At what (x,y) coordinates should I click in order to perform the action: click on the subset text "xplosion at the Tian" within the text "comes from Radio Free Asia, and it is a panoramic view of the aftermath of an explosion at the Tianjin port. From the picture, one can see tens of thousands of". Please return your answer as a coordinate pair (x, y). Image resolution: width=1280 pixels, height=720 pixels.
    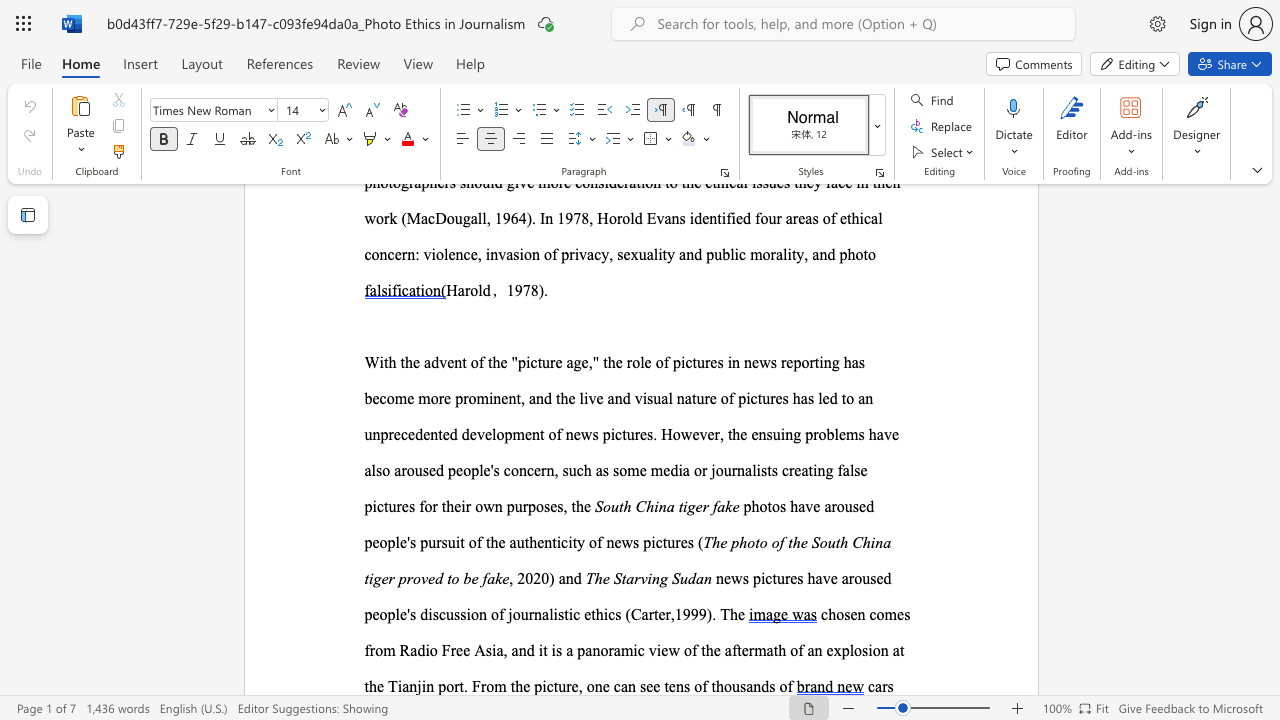
    Looking at the image, I should click on (833, 650).